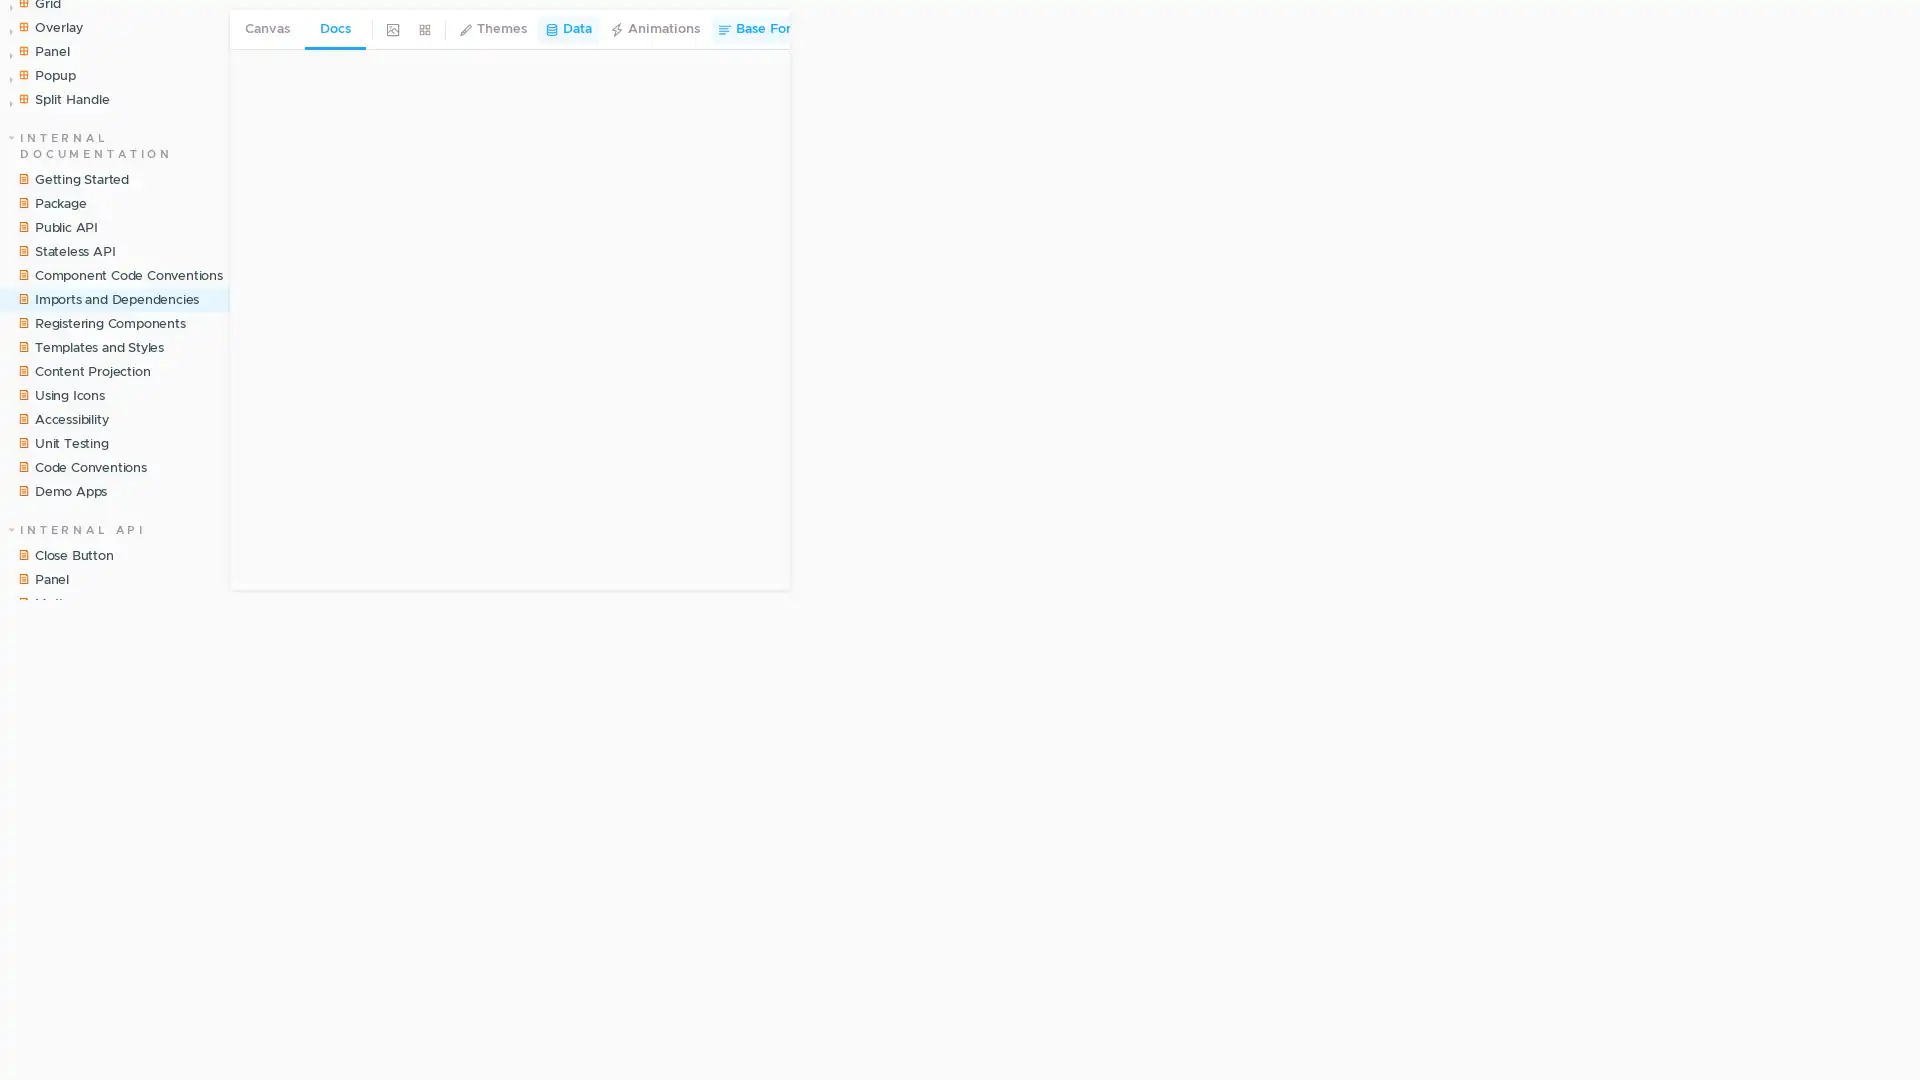 The width and height of the screenshot is (1920, 1080). What do you see at coordinates (493, 30) in the screenshot?
I see `Themes` at bounding box center [493, 30].